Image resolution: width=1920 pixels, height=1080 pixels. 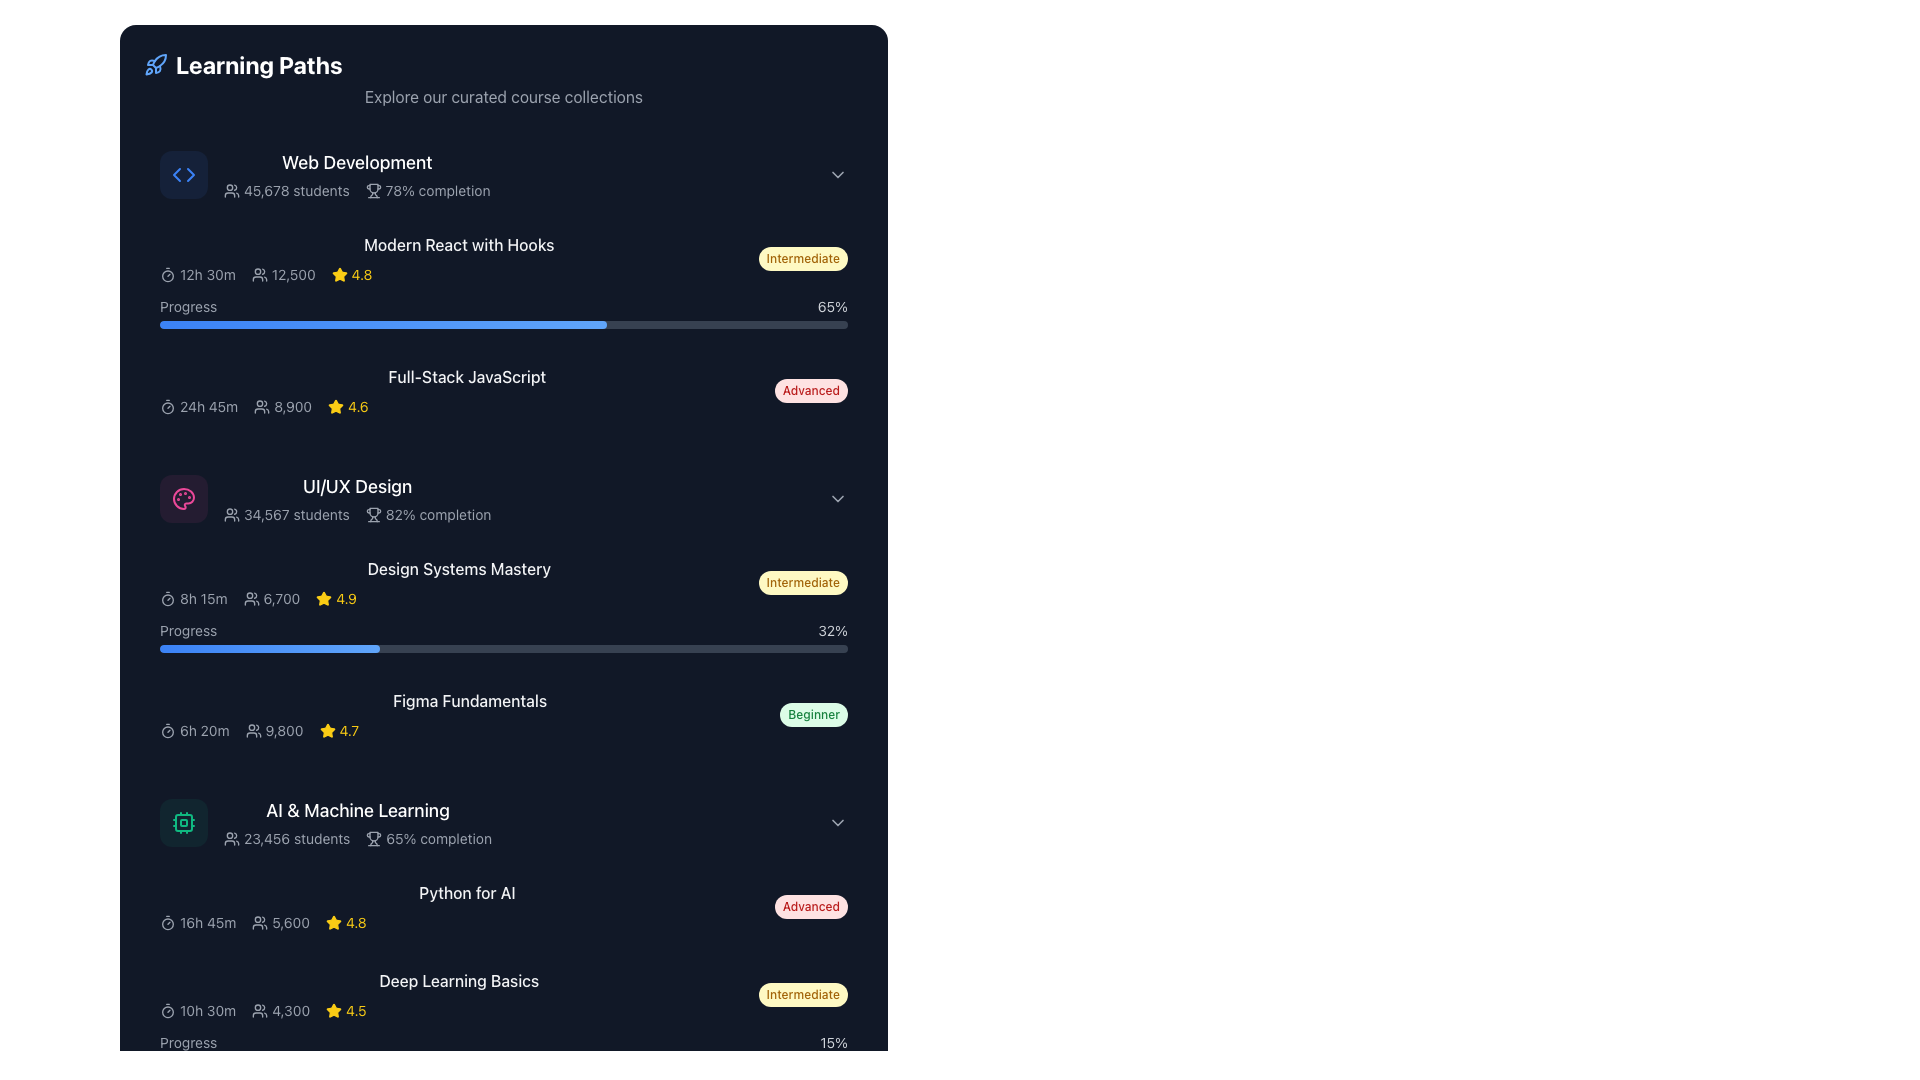 What do you see at coordinates (469, 700) in the screenshot?
I see `the 'Figma Fundamentals' text label, which is styled with a light gray font on a dark background and serves as the title for the course card in the module list` at bounding box center [469, 700].